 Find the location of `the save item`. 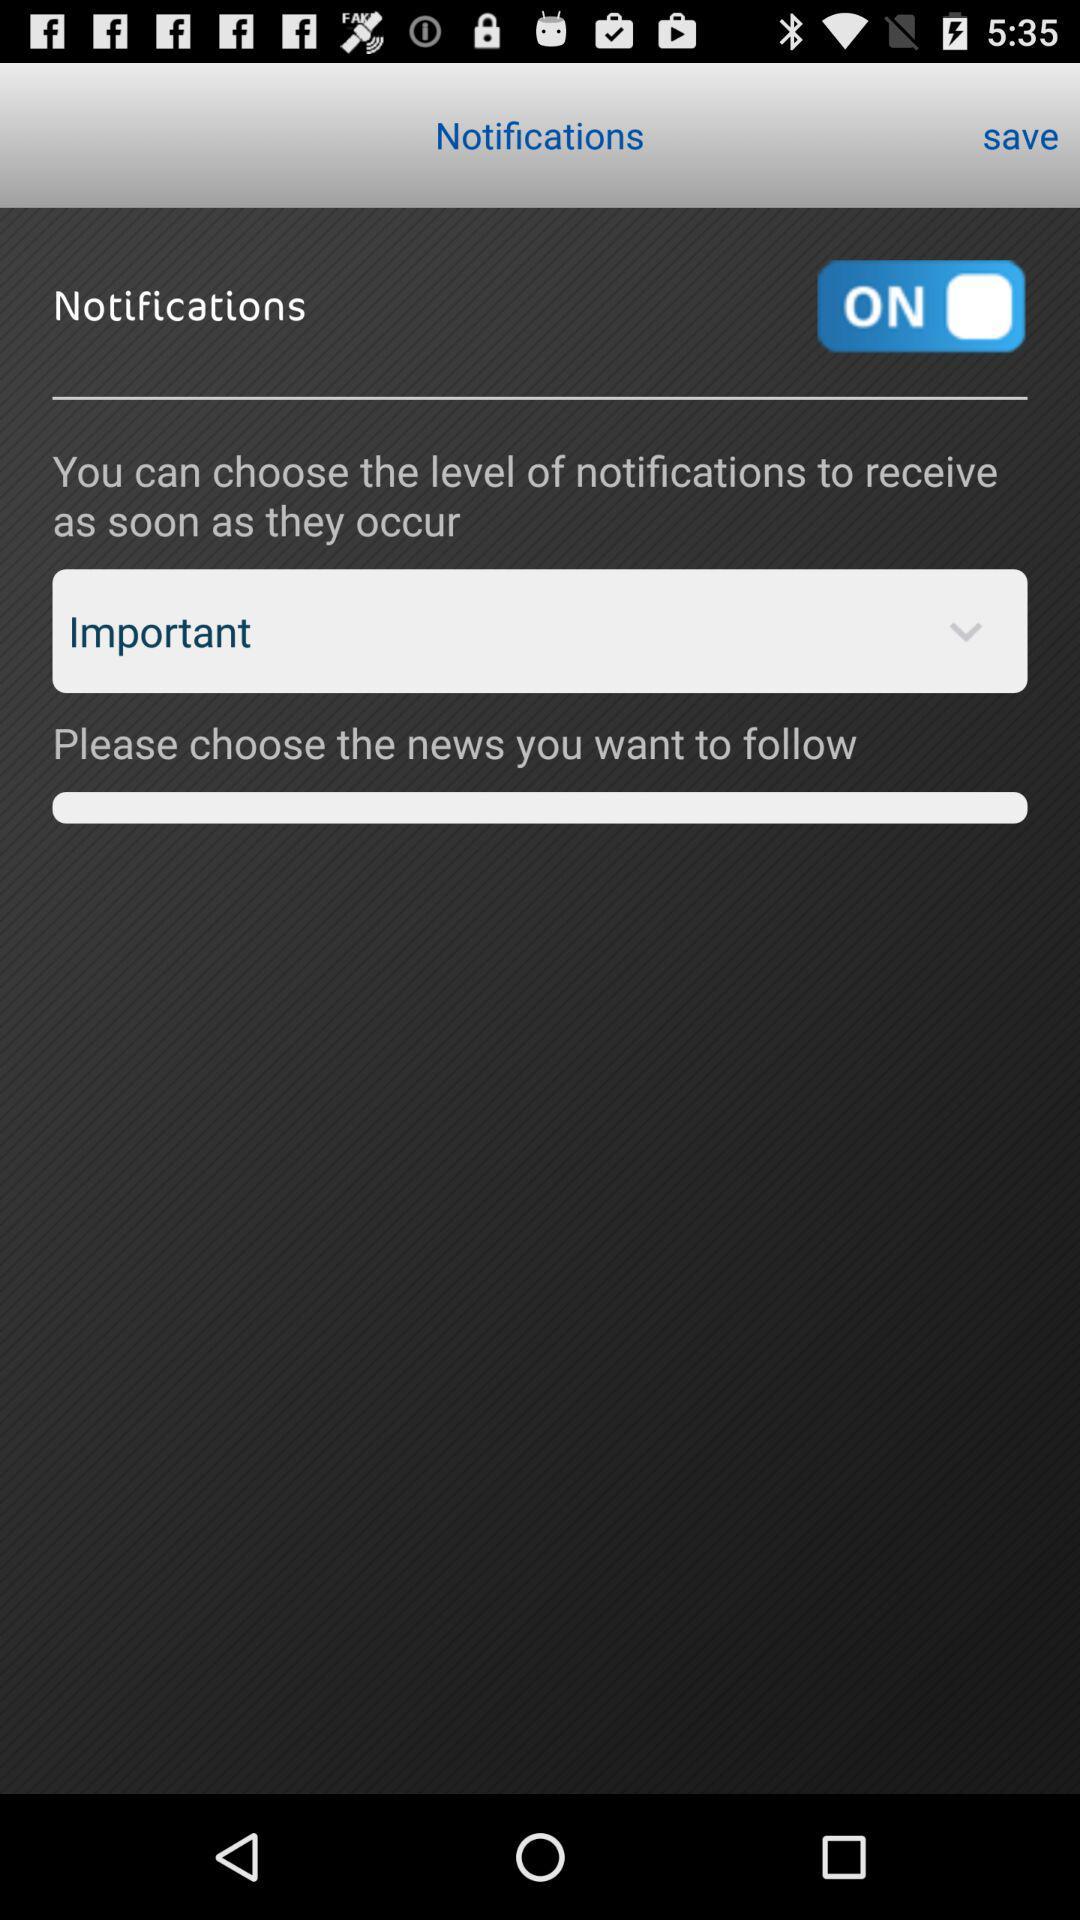

the save item is located at coordinates (1020, 133).